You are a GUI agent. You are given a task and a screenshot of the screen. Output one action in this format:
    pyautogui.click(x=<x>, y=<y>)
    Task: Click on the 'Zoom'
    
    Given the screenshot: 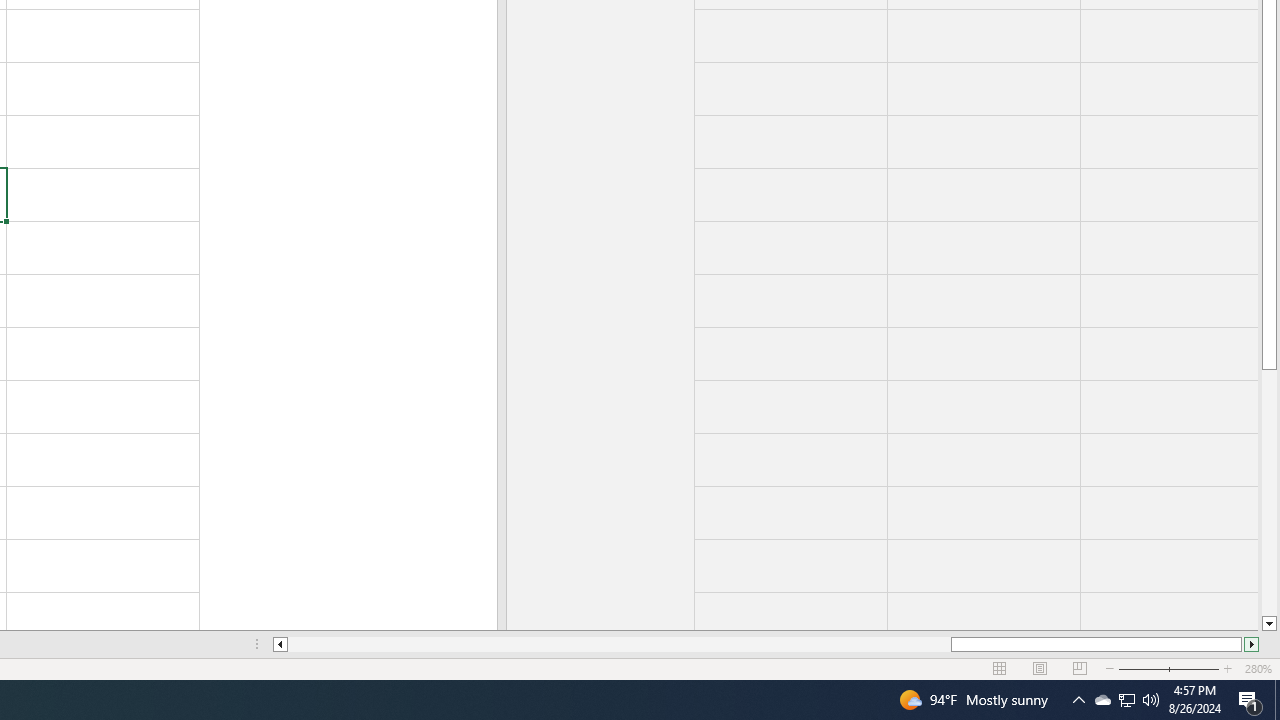 What is the action you would take?
    pyautogui.click(x=1168, y=669)
    